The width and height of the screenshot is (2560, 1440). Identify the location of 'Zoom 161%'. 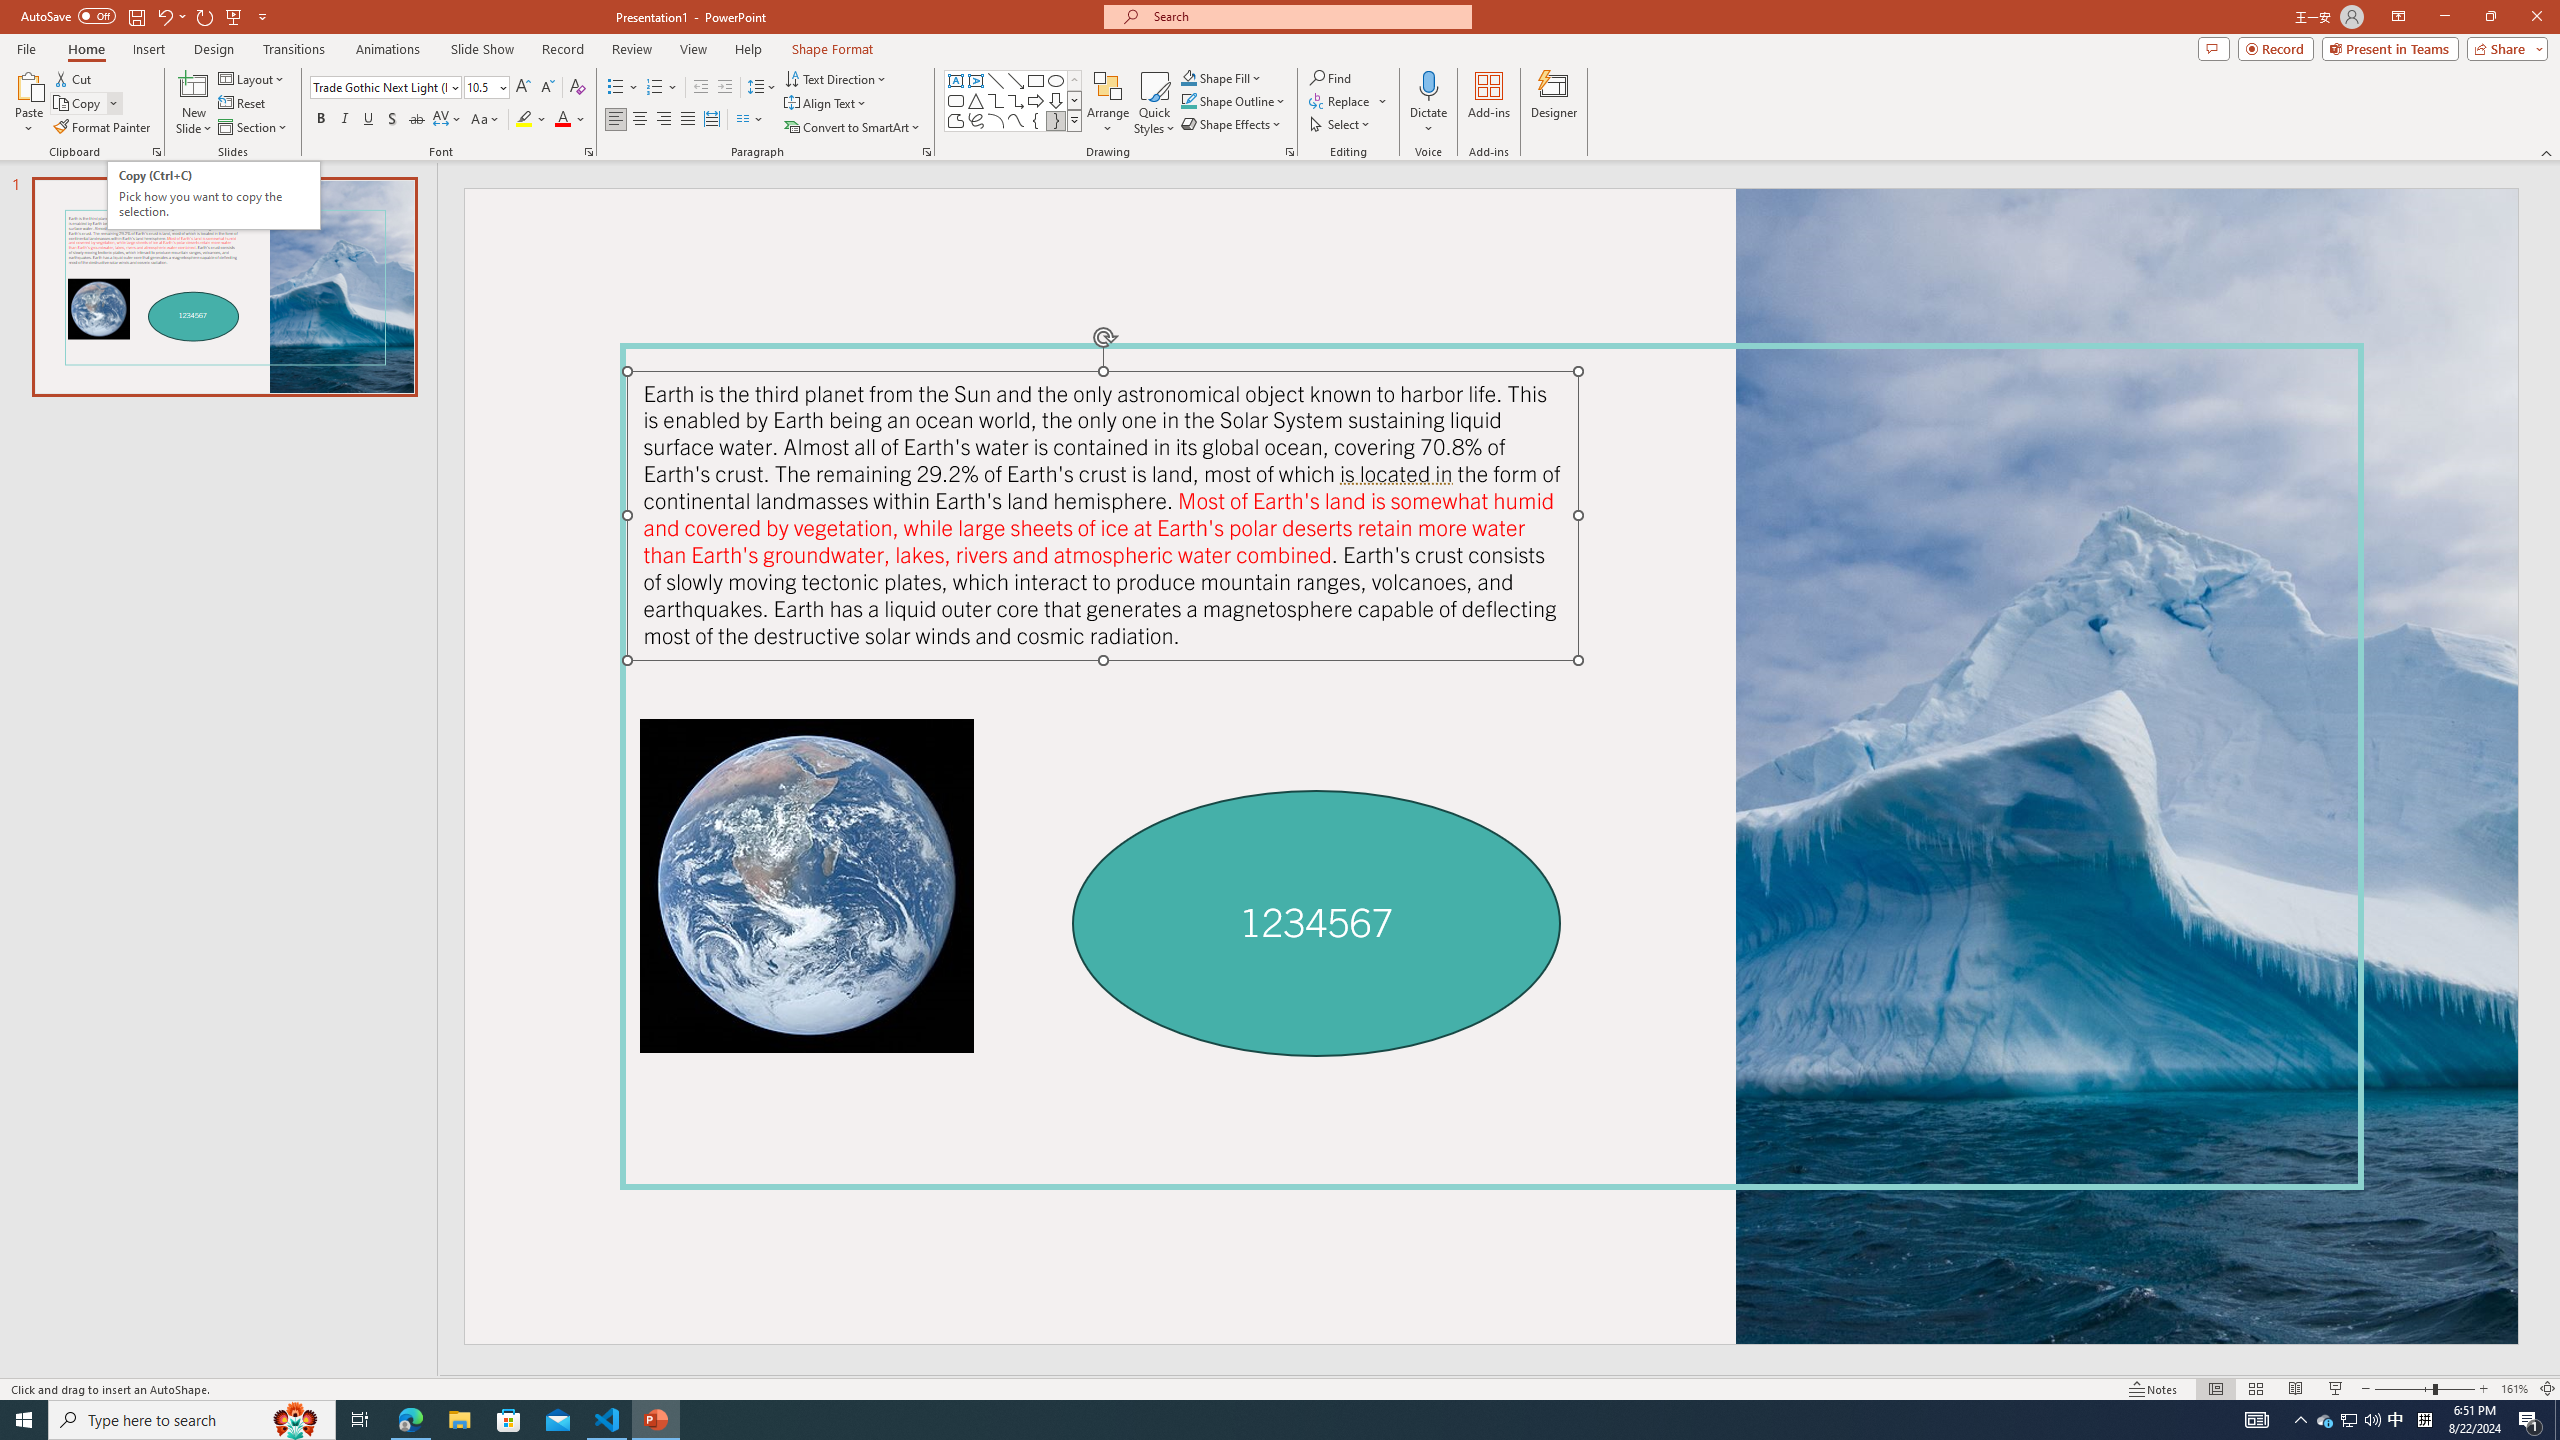
(2515, 1389).